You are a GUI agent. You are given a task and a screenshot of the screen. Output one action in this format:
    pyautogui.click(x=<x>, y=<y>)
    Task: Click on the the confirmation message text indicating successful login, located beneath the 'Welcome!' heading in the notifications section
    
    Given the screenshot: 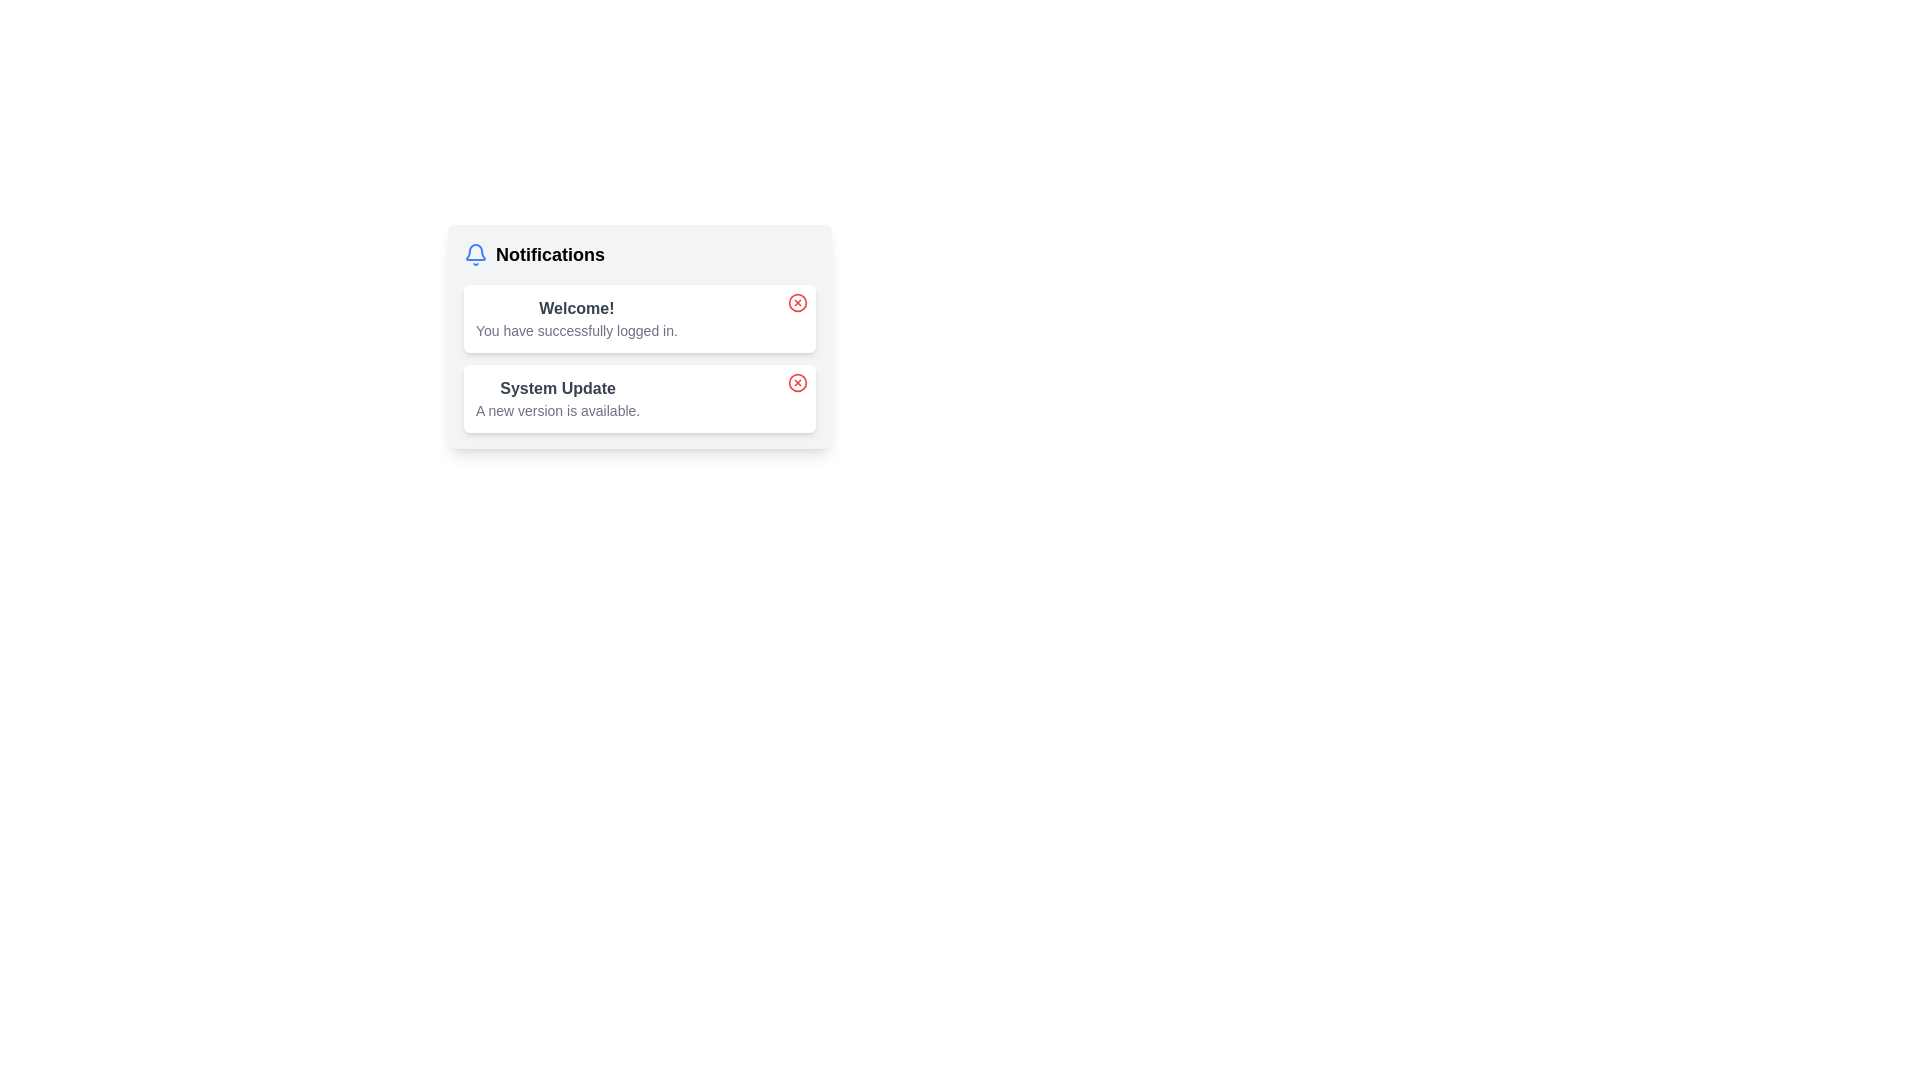 What is the action you would take?
    pyautogui.click(x=575, y=330)
    